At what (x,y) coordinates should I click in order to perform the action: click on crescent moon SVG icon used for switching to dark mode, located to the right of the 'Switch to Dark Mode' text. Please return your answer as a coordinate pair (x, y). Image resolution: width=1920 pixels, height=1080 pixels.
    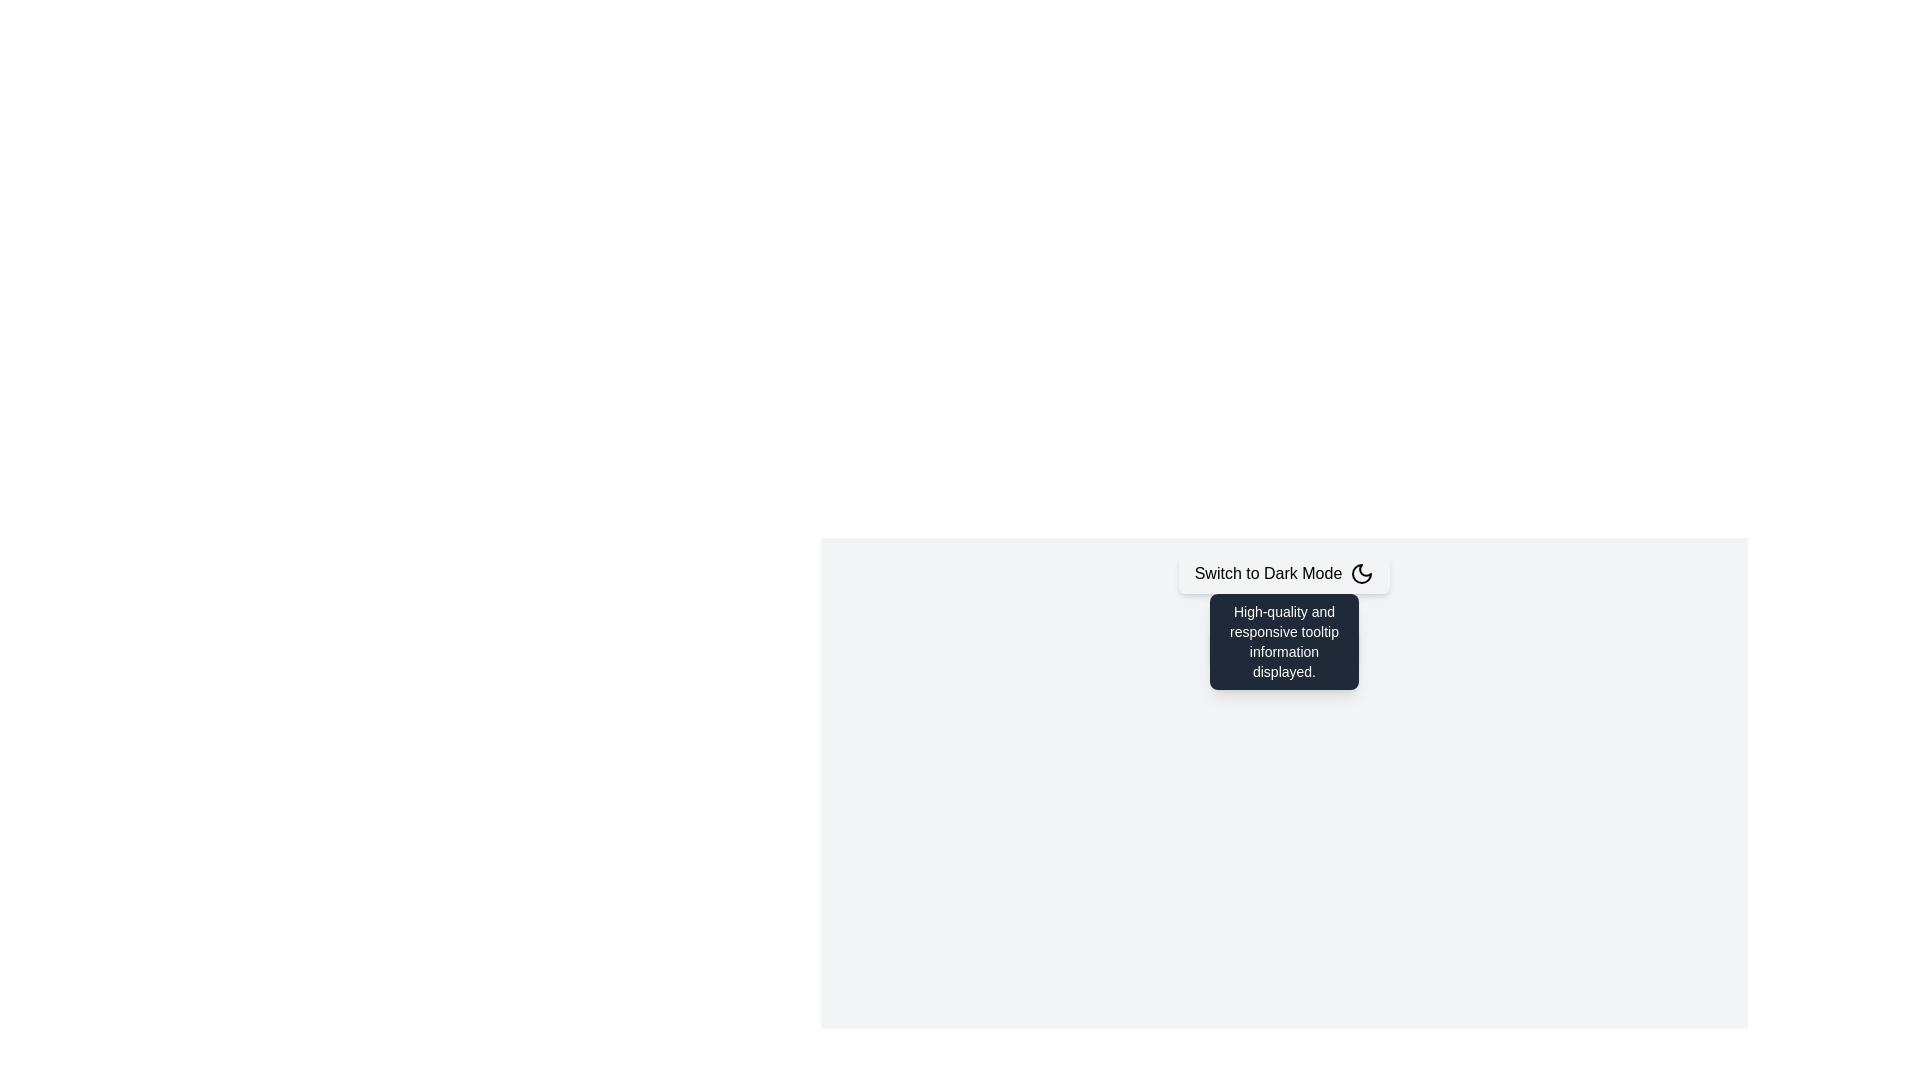
    Looking at the image, I should click on (1361, 574).